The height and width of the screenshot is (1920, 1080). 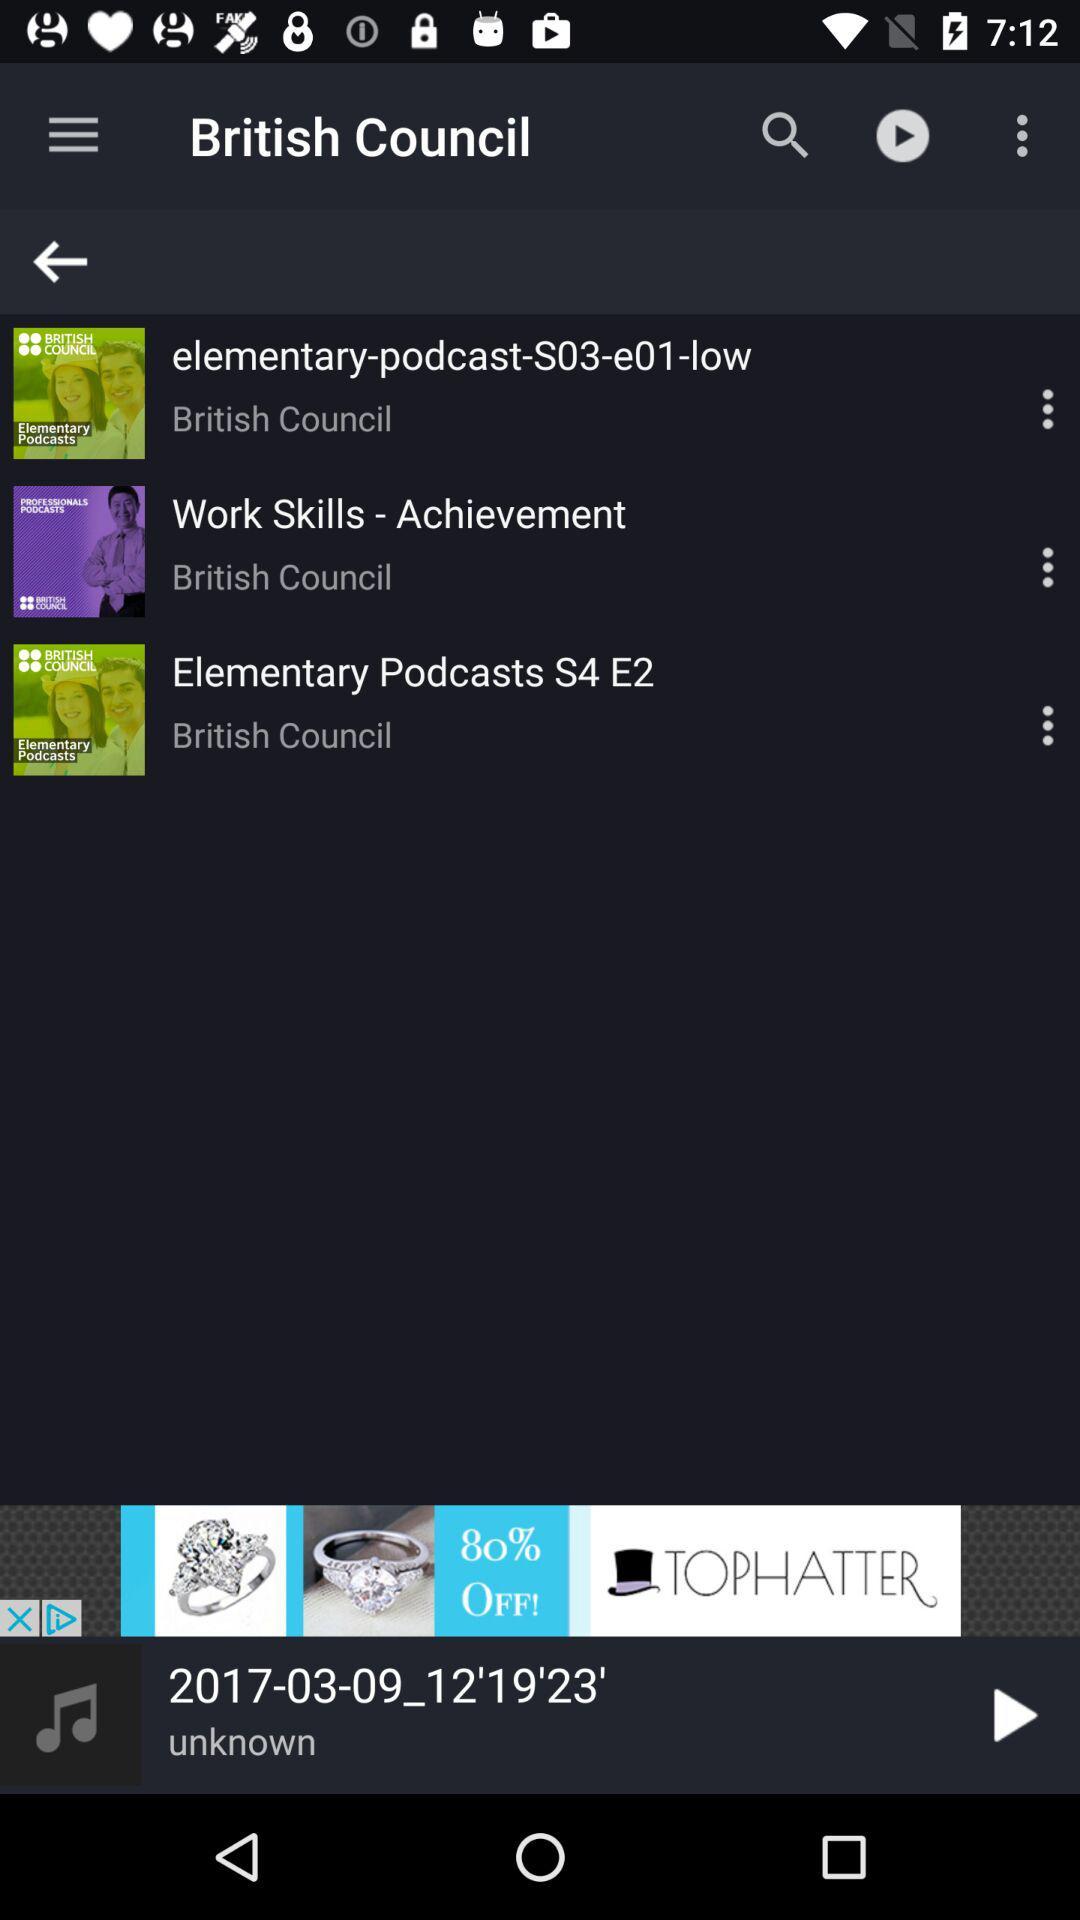 What do you see at coordinates (1013, 551) in the screenshot?
I see `open info` at bounding box center [1013, 551].